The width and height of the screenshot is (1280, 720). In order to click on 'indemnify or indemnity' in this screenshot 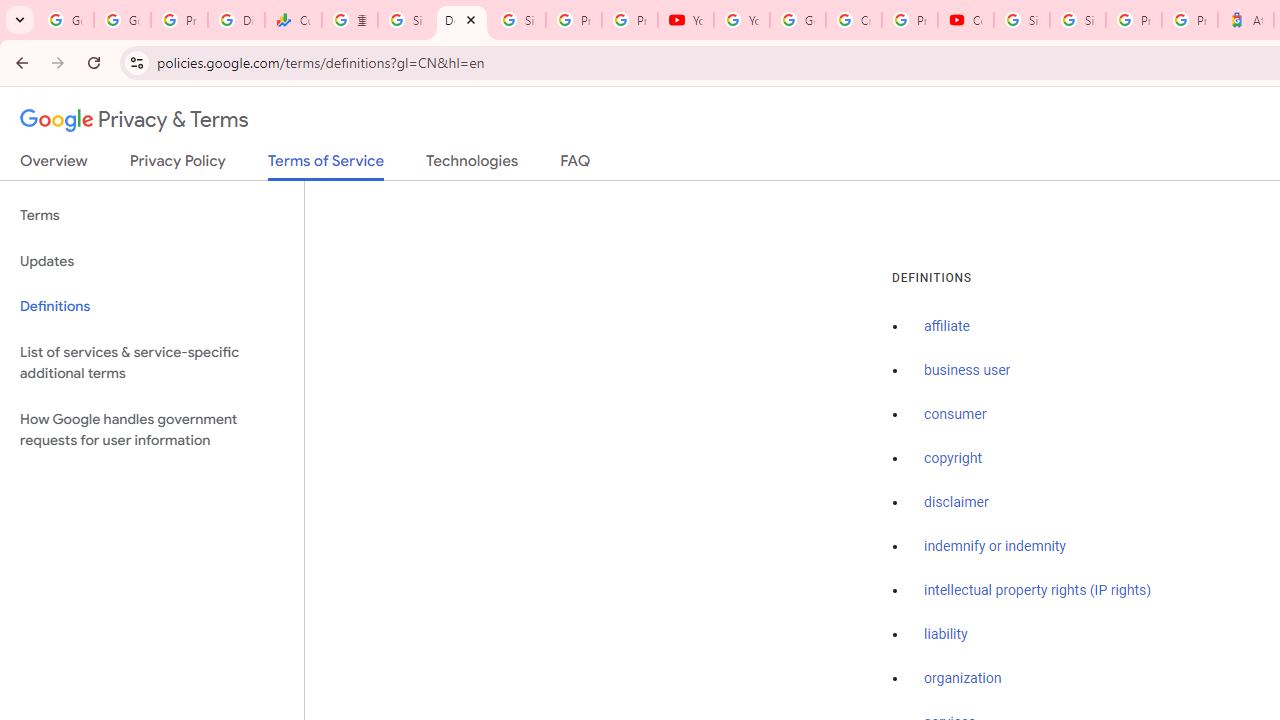, I will do `click(995, 546)`.